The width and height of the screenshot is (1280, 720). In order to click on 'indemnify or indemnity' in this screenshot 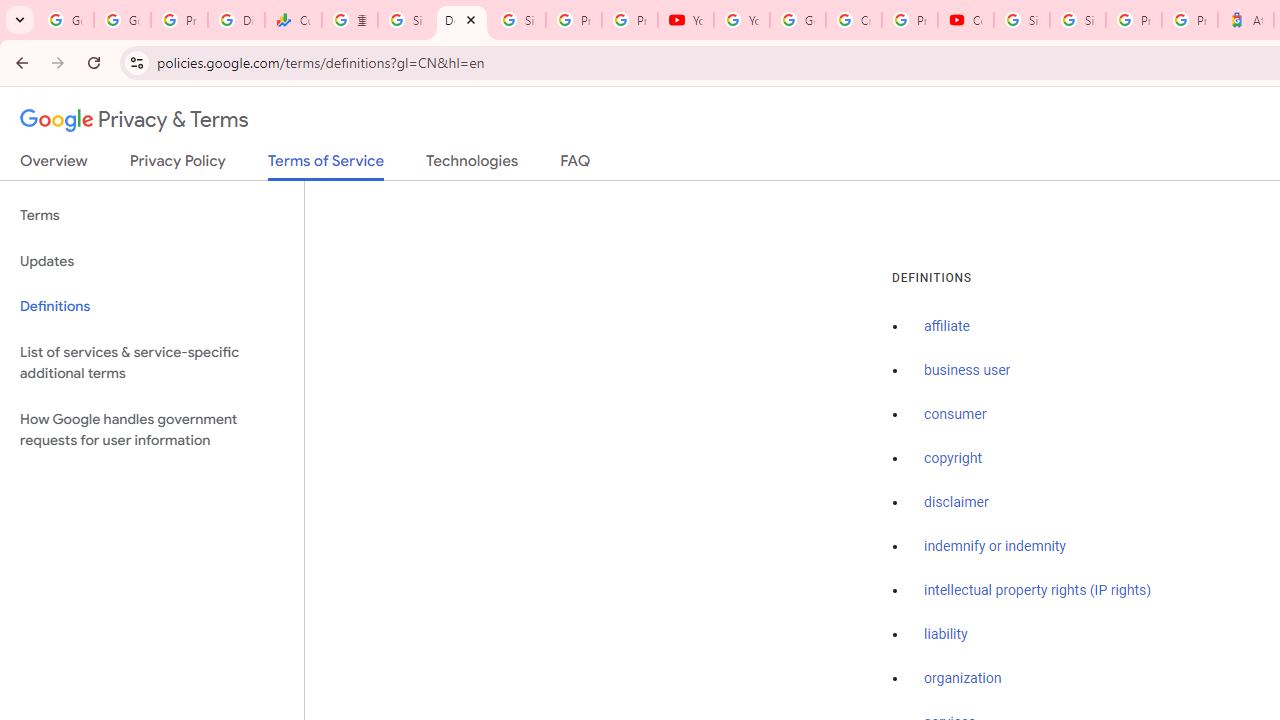, I will do `click(995, 546)`.